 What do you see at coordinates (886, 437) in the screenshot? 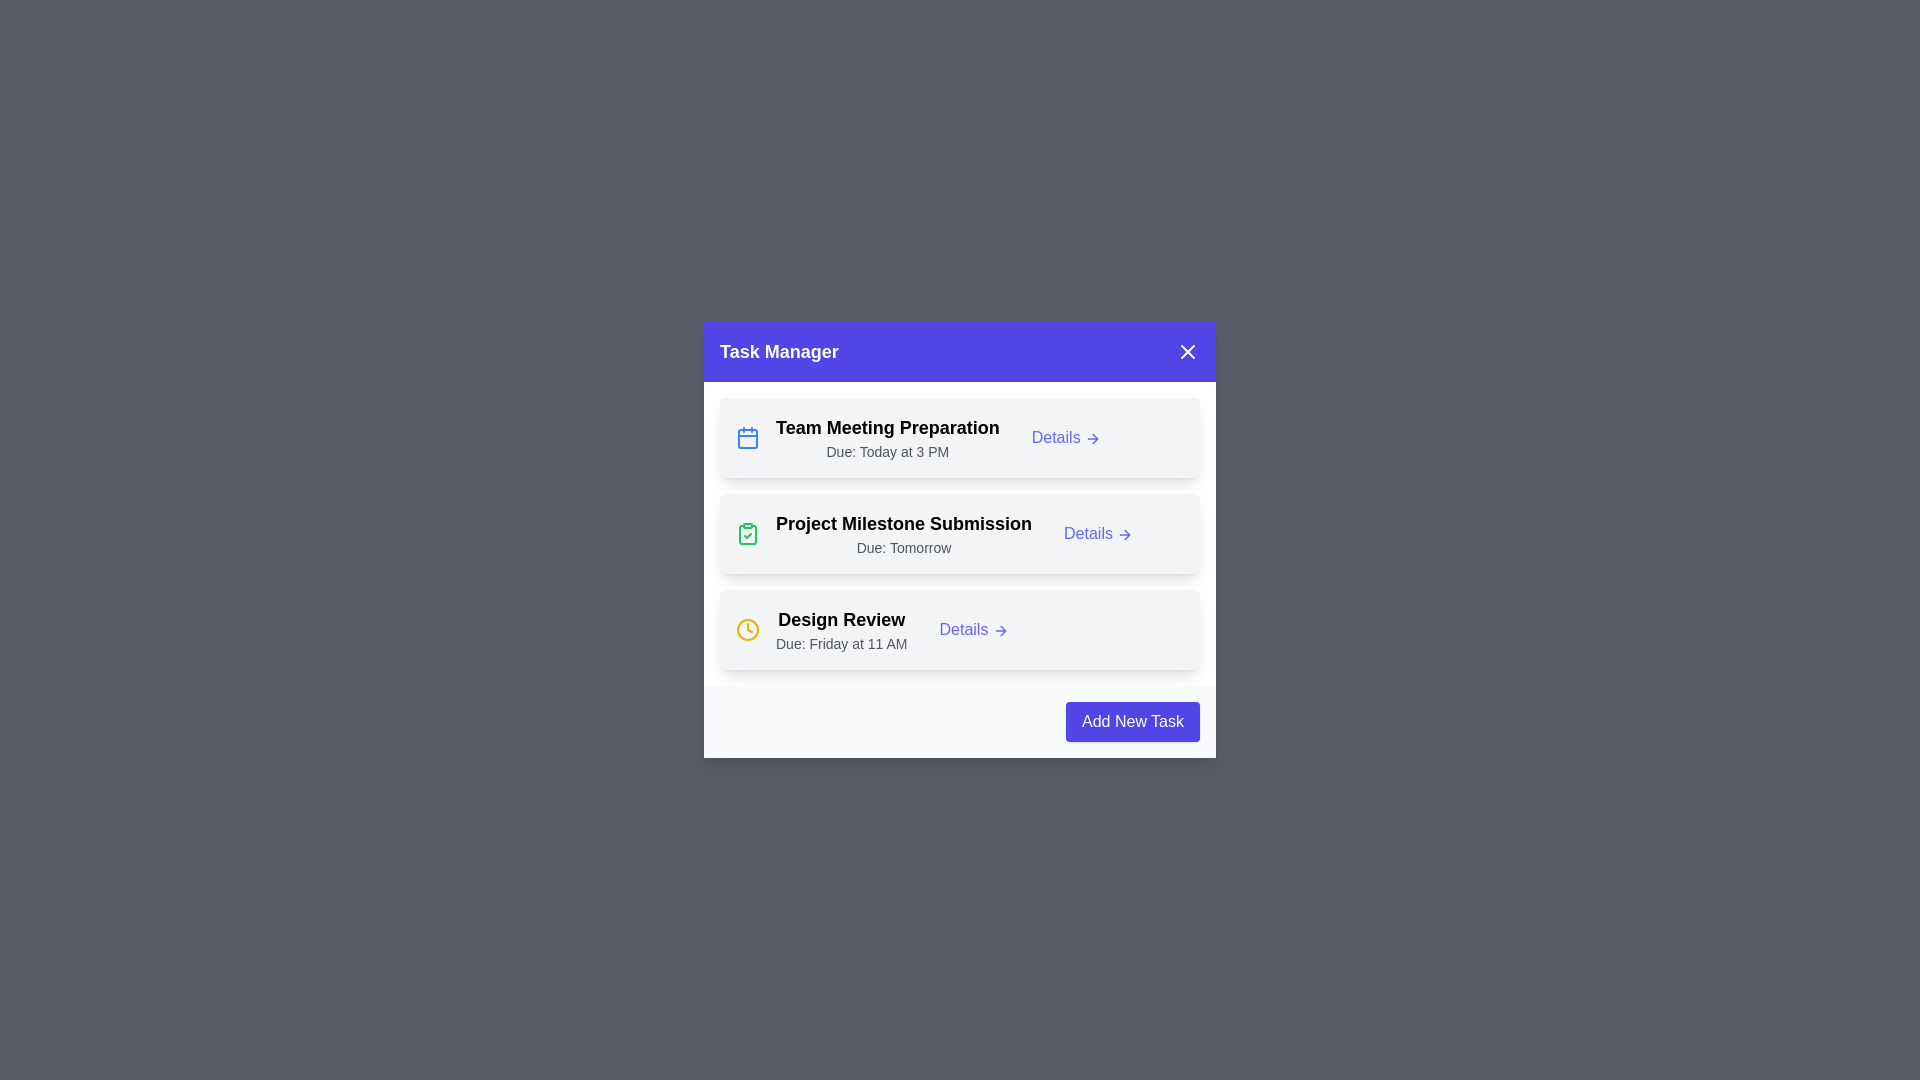
I see `task title and due date displayed in the first task entry of the 'Task Manager' interface, which is located near the top of the list and has a calendar icon on the left and a 'Details' link on the right` at bounding box center [886, 437].